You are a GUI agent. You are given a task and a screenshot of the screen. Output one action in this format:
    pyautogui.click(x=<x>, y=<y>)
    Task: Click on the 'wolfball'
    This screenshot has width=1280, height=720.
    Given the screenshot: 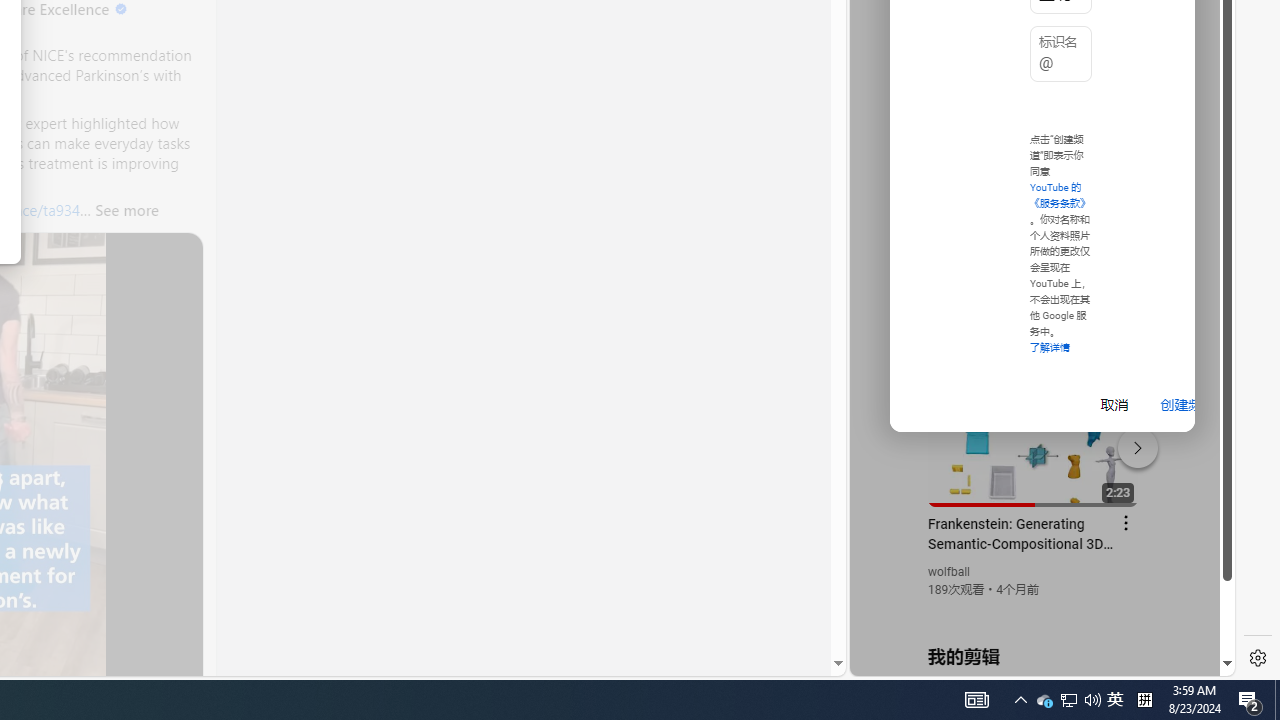 What is the action you would take?
    pyautogui.click(x=948, y=572)
    